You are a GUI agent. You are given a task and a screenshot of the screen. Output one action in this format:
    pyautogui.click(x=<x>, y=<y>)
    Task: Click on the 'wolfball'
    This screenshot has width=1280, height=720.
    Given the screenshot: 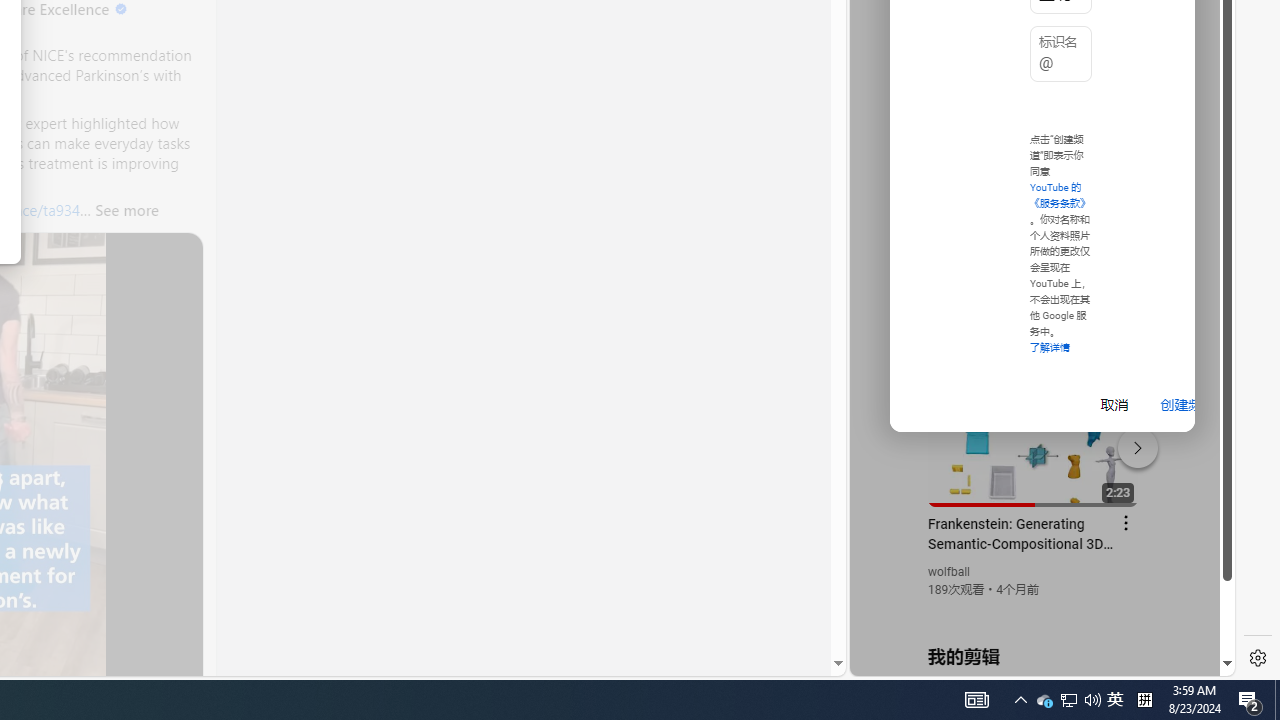 What is the action you would take?
    pyautogui.click(x=948, y=572)
    